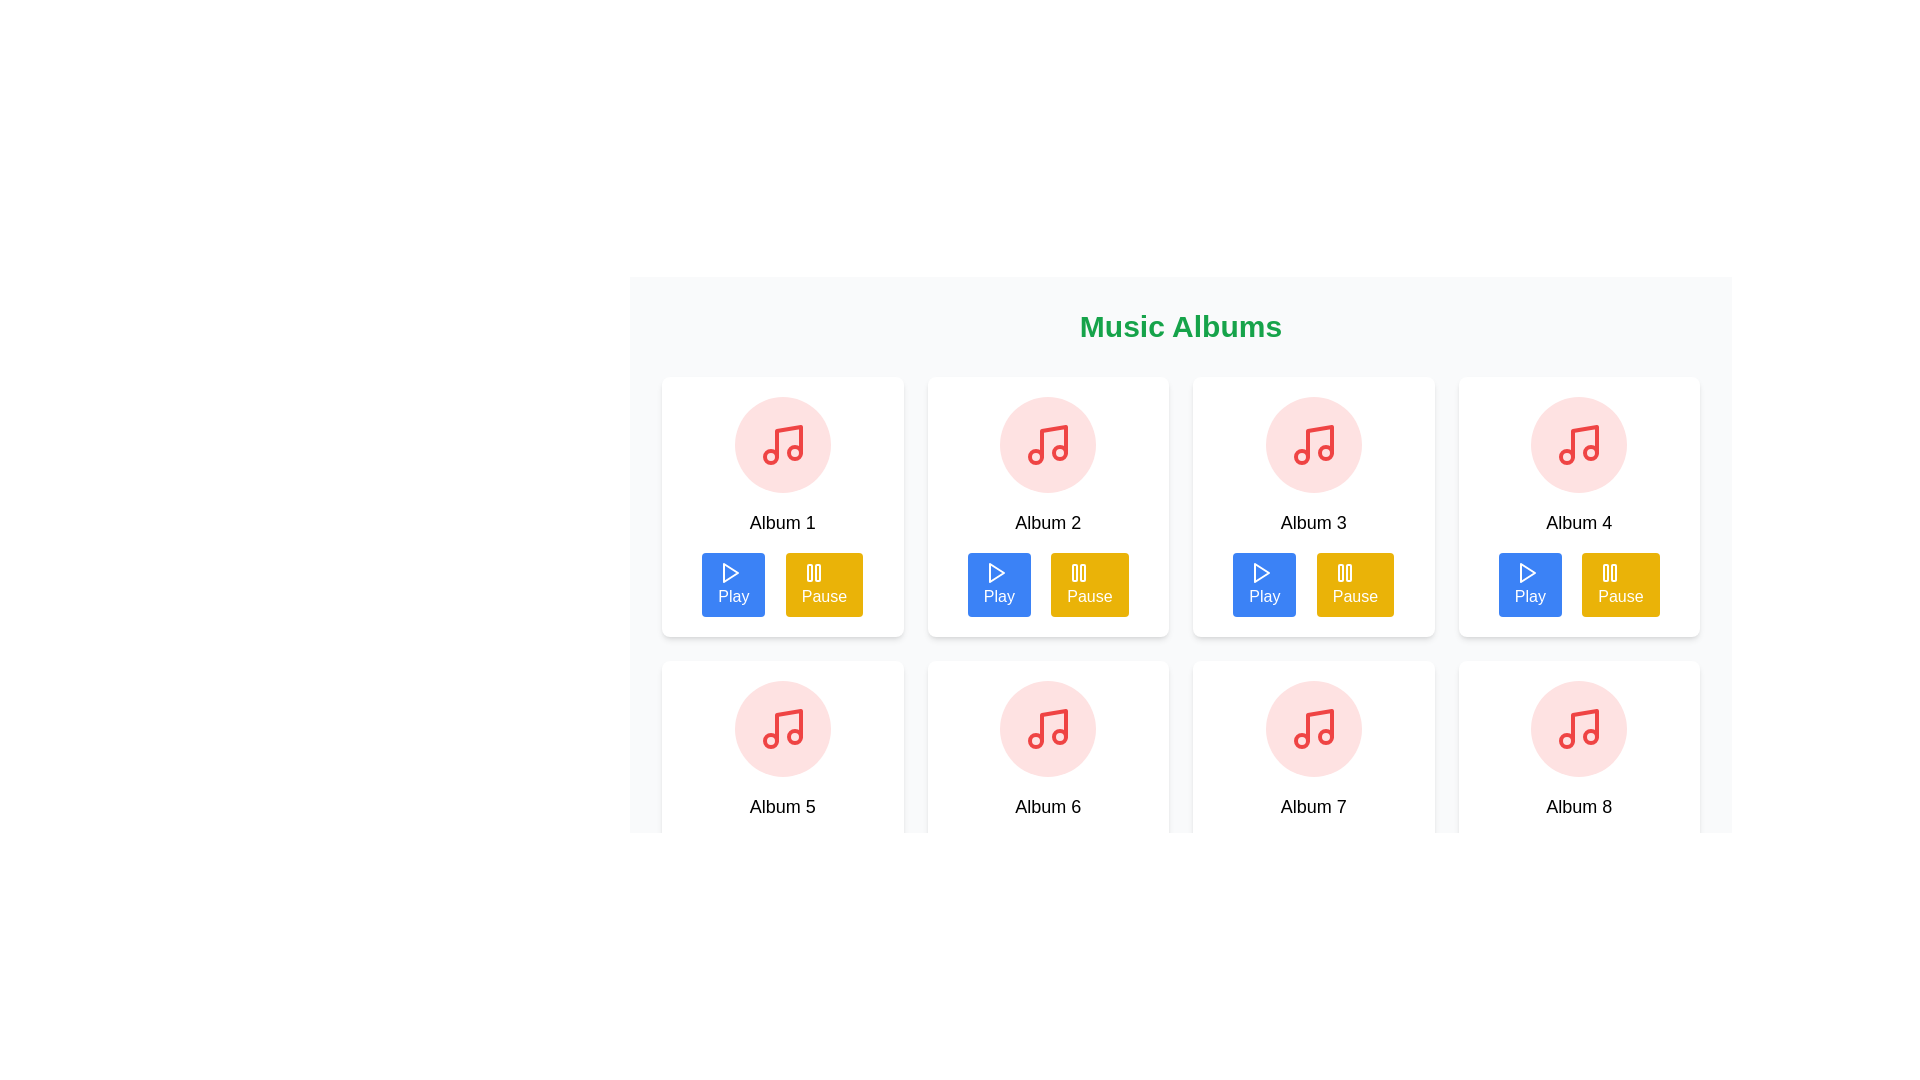  I want to click on the triangular play button in the second album card (Album 2), so click(996, 573).